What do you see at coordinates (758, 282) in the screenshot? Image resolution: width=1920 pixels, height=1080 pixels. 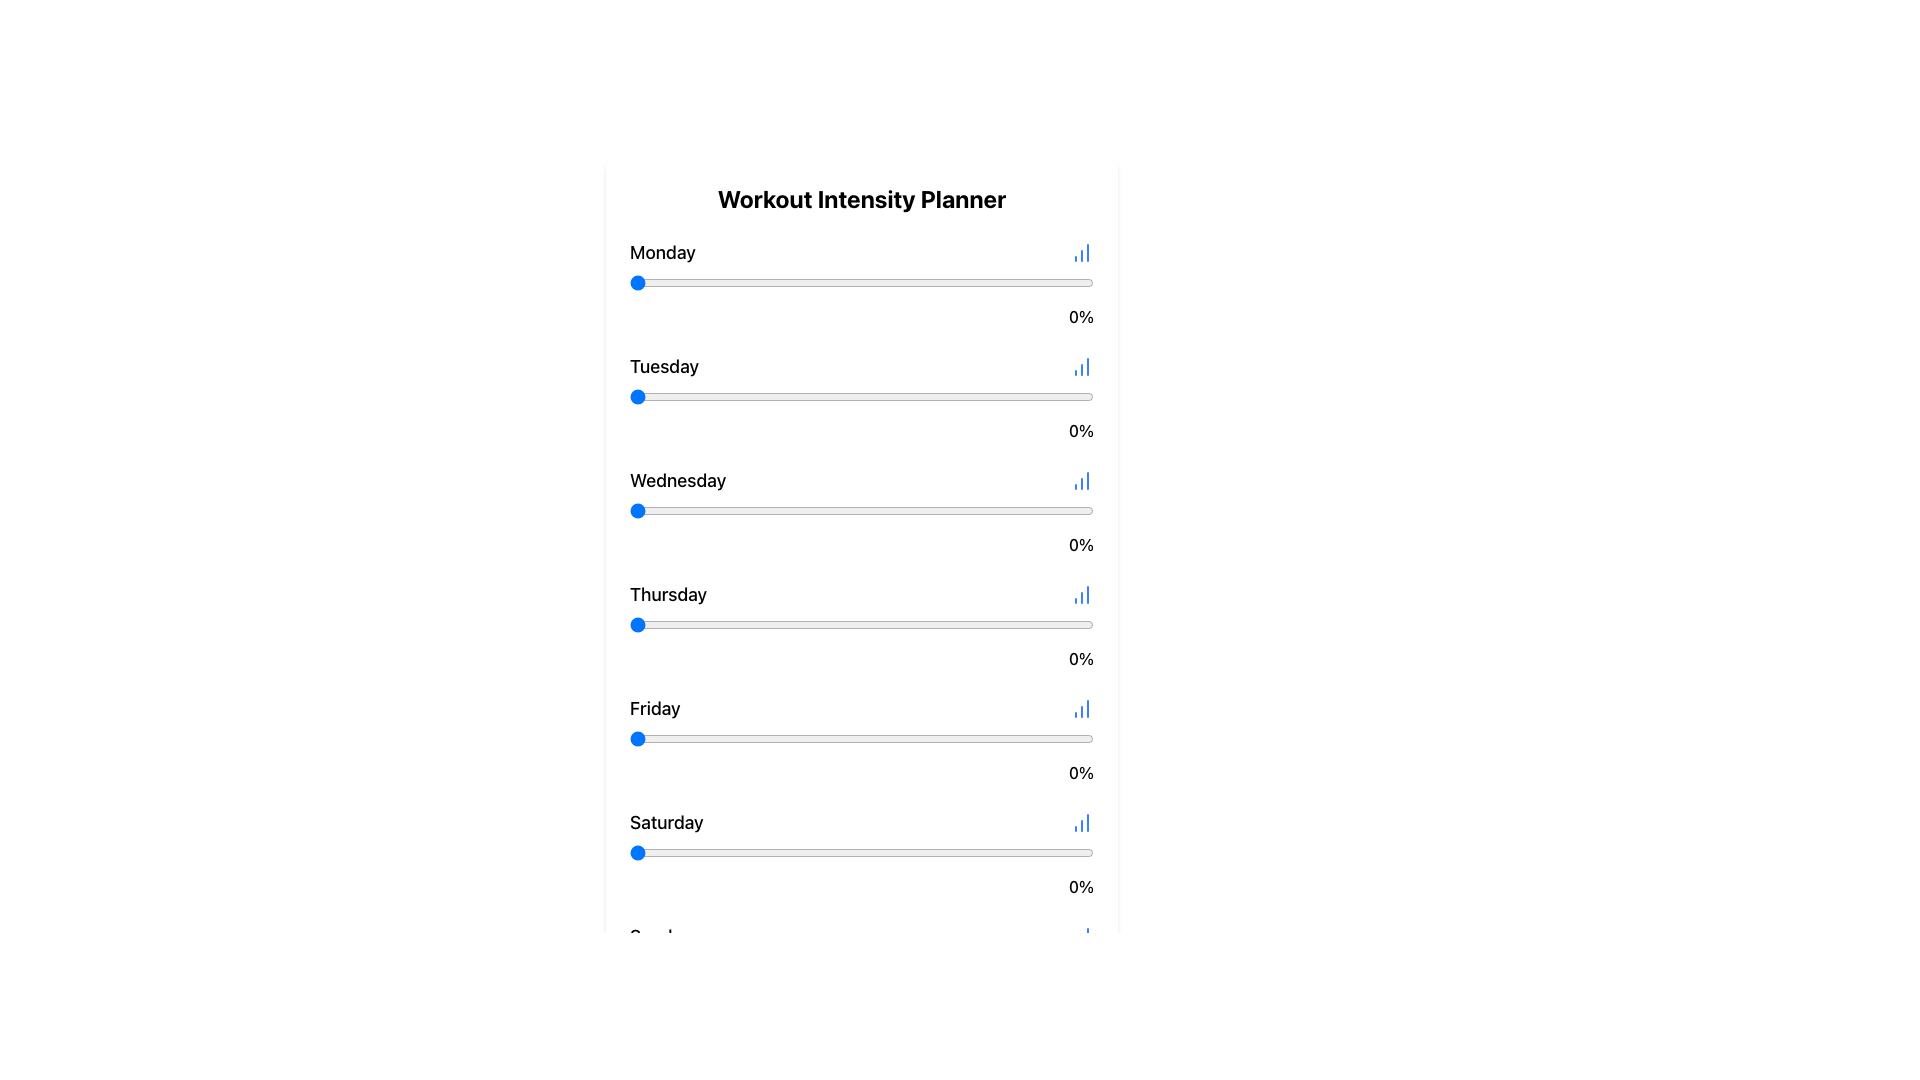 I see `Monday's intensity` at bounding box center [758, 282].